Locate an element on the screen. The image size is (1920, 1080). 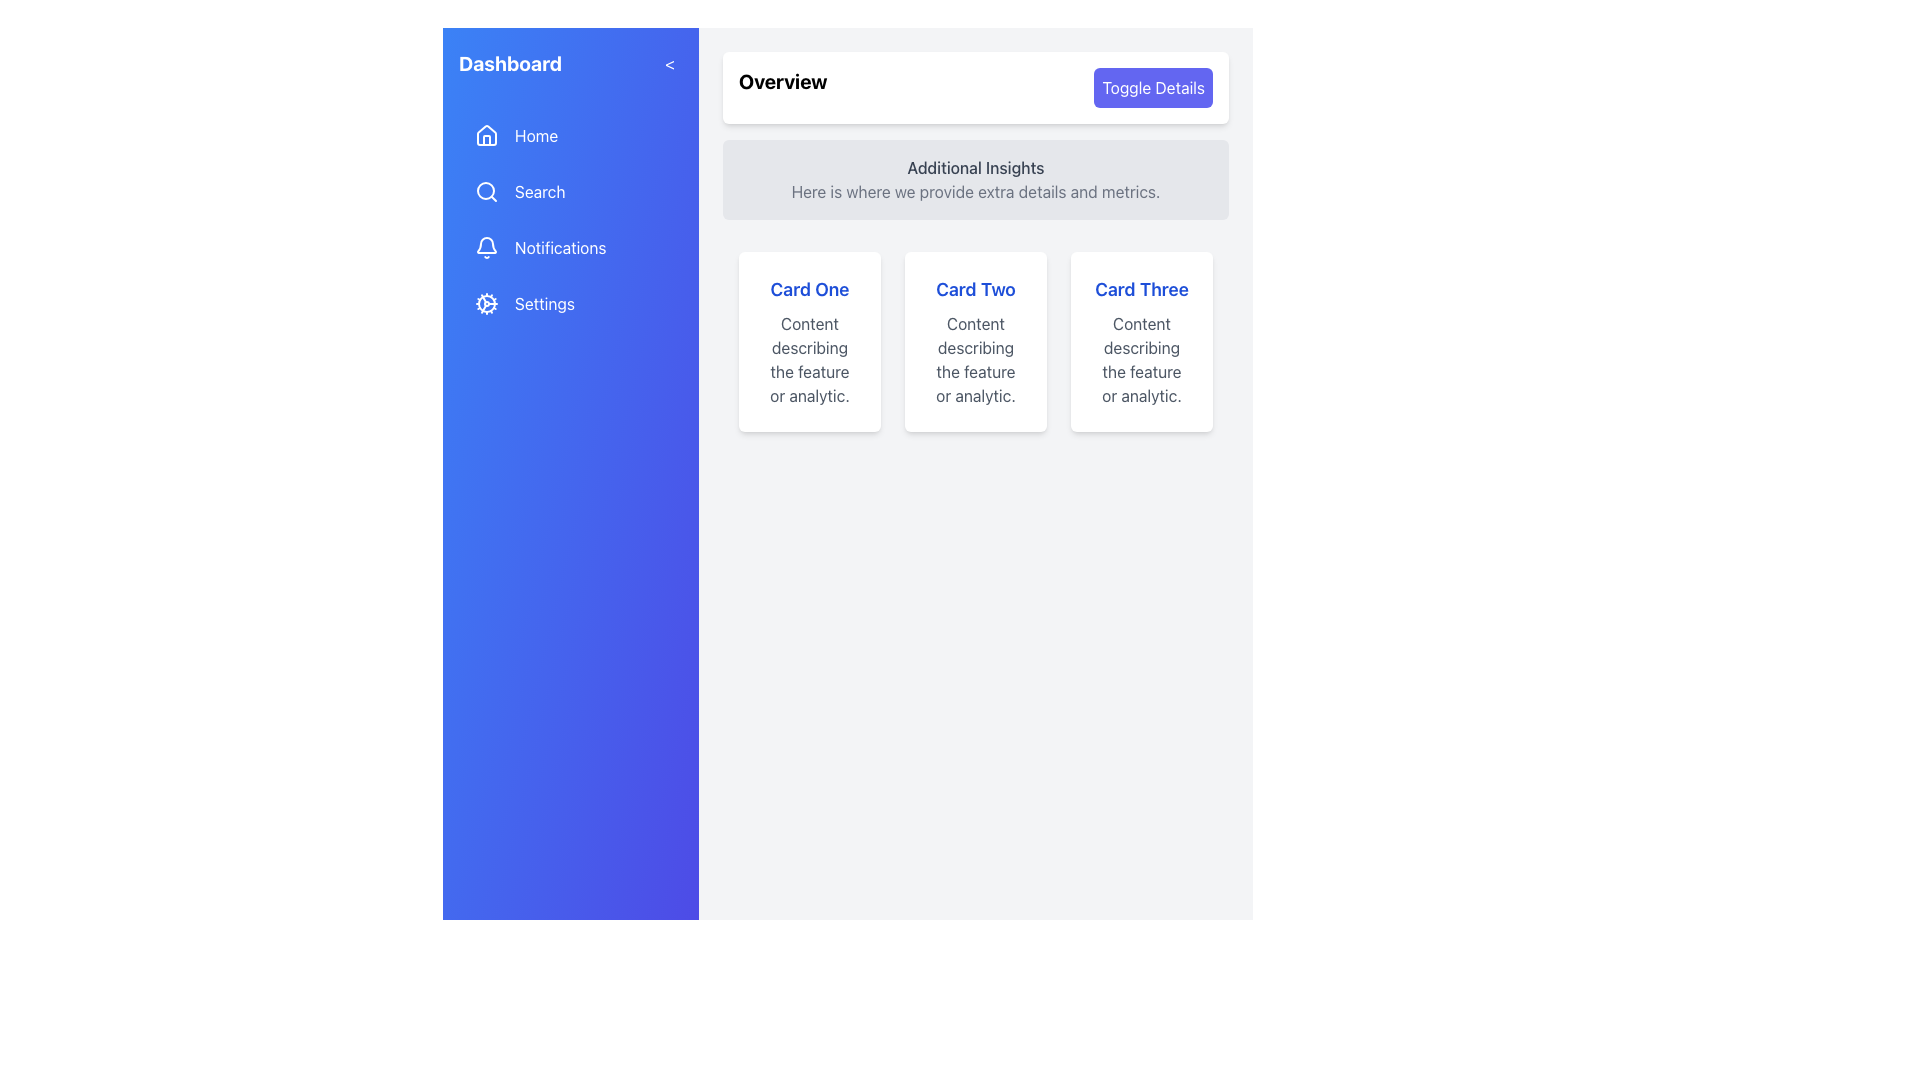
the bell-shaped vector graphic icon that serves as a visual indicator for the Notifications menu option, located in the vertical sidebar menu to the left of the 'Notifications' text label is located at coordinates (486, 244).